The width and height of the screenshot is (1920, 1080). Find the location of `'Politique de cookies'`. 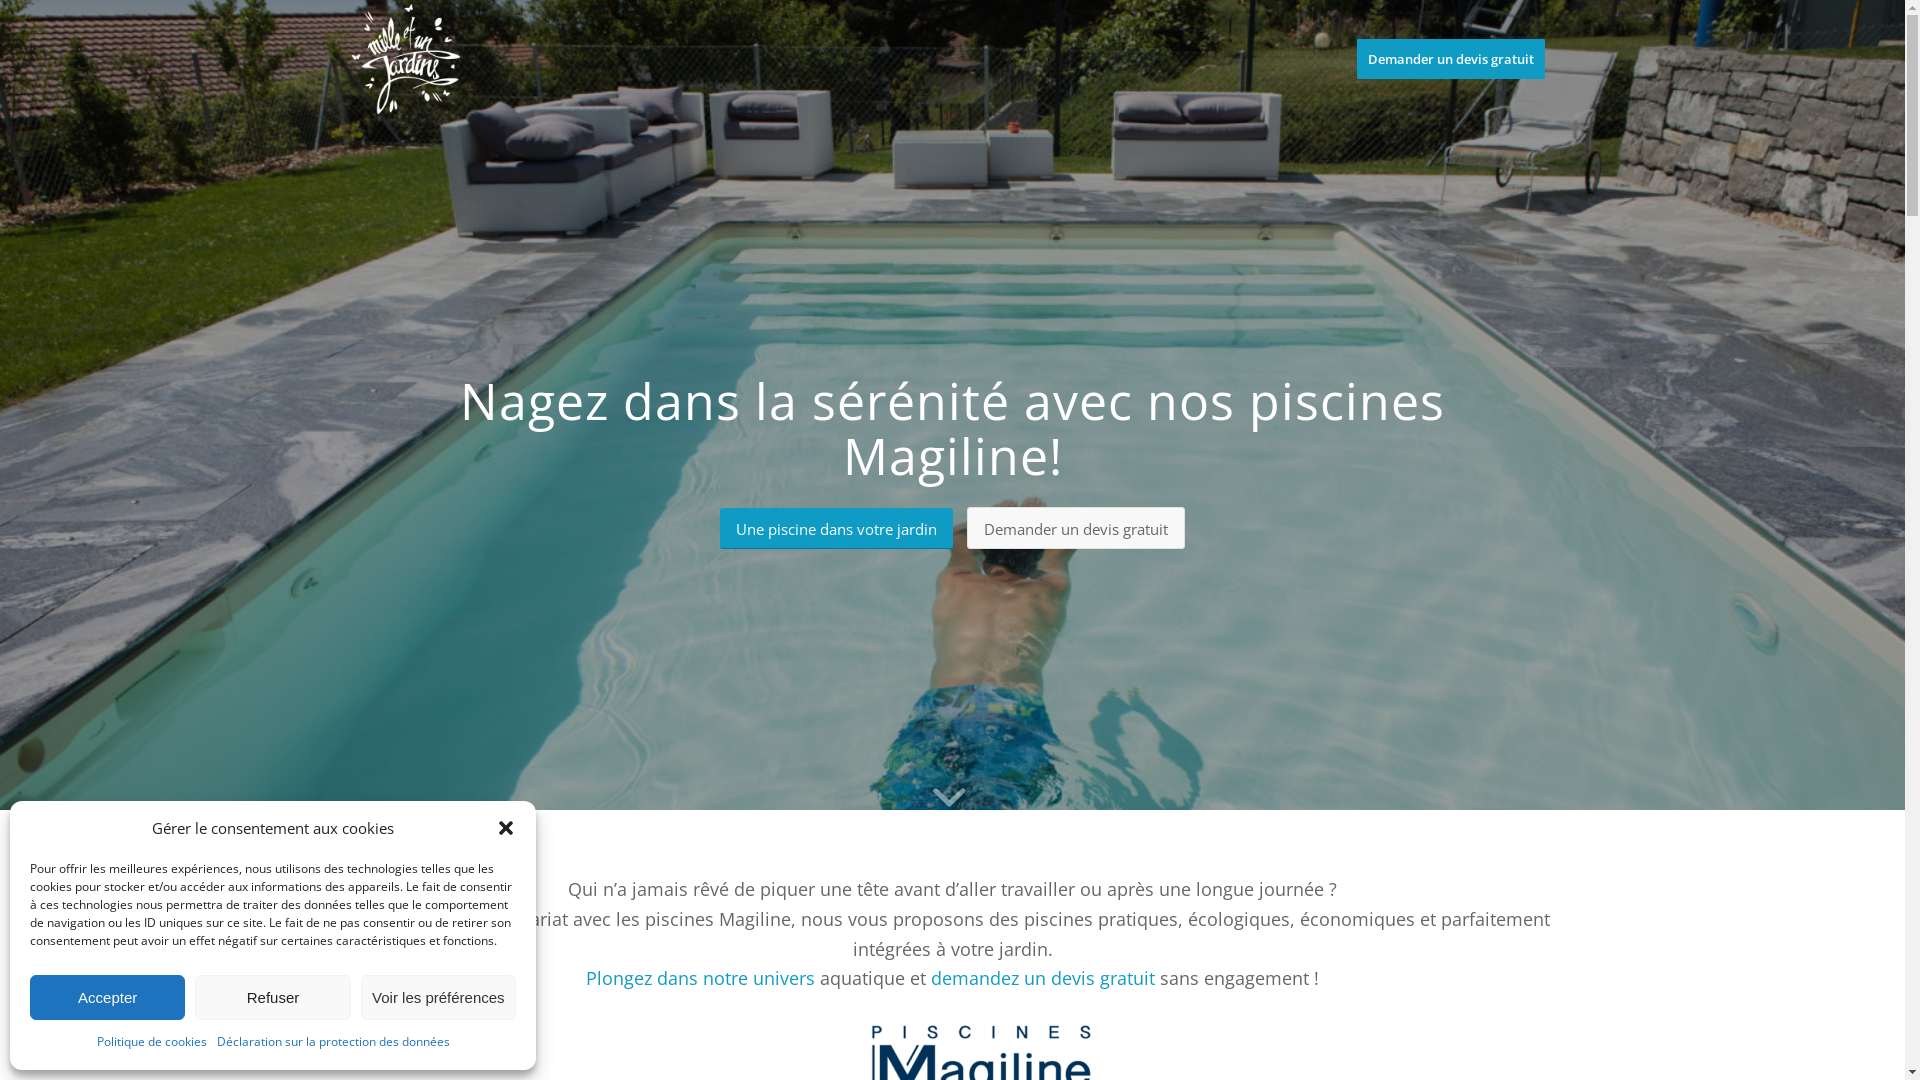

'Politique de cookies' is located at coordinates (149, 1041).